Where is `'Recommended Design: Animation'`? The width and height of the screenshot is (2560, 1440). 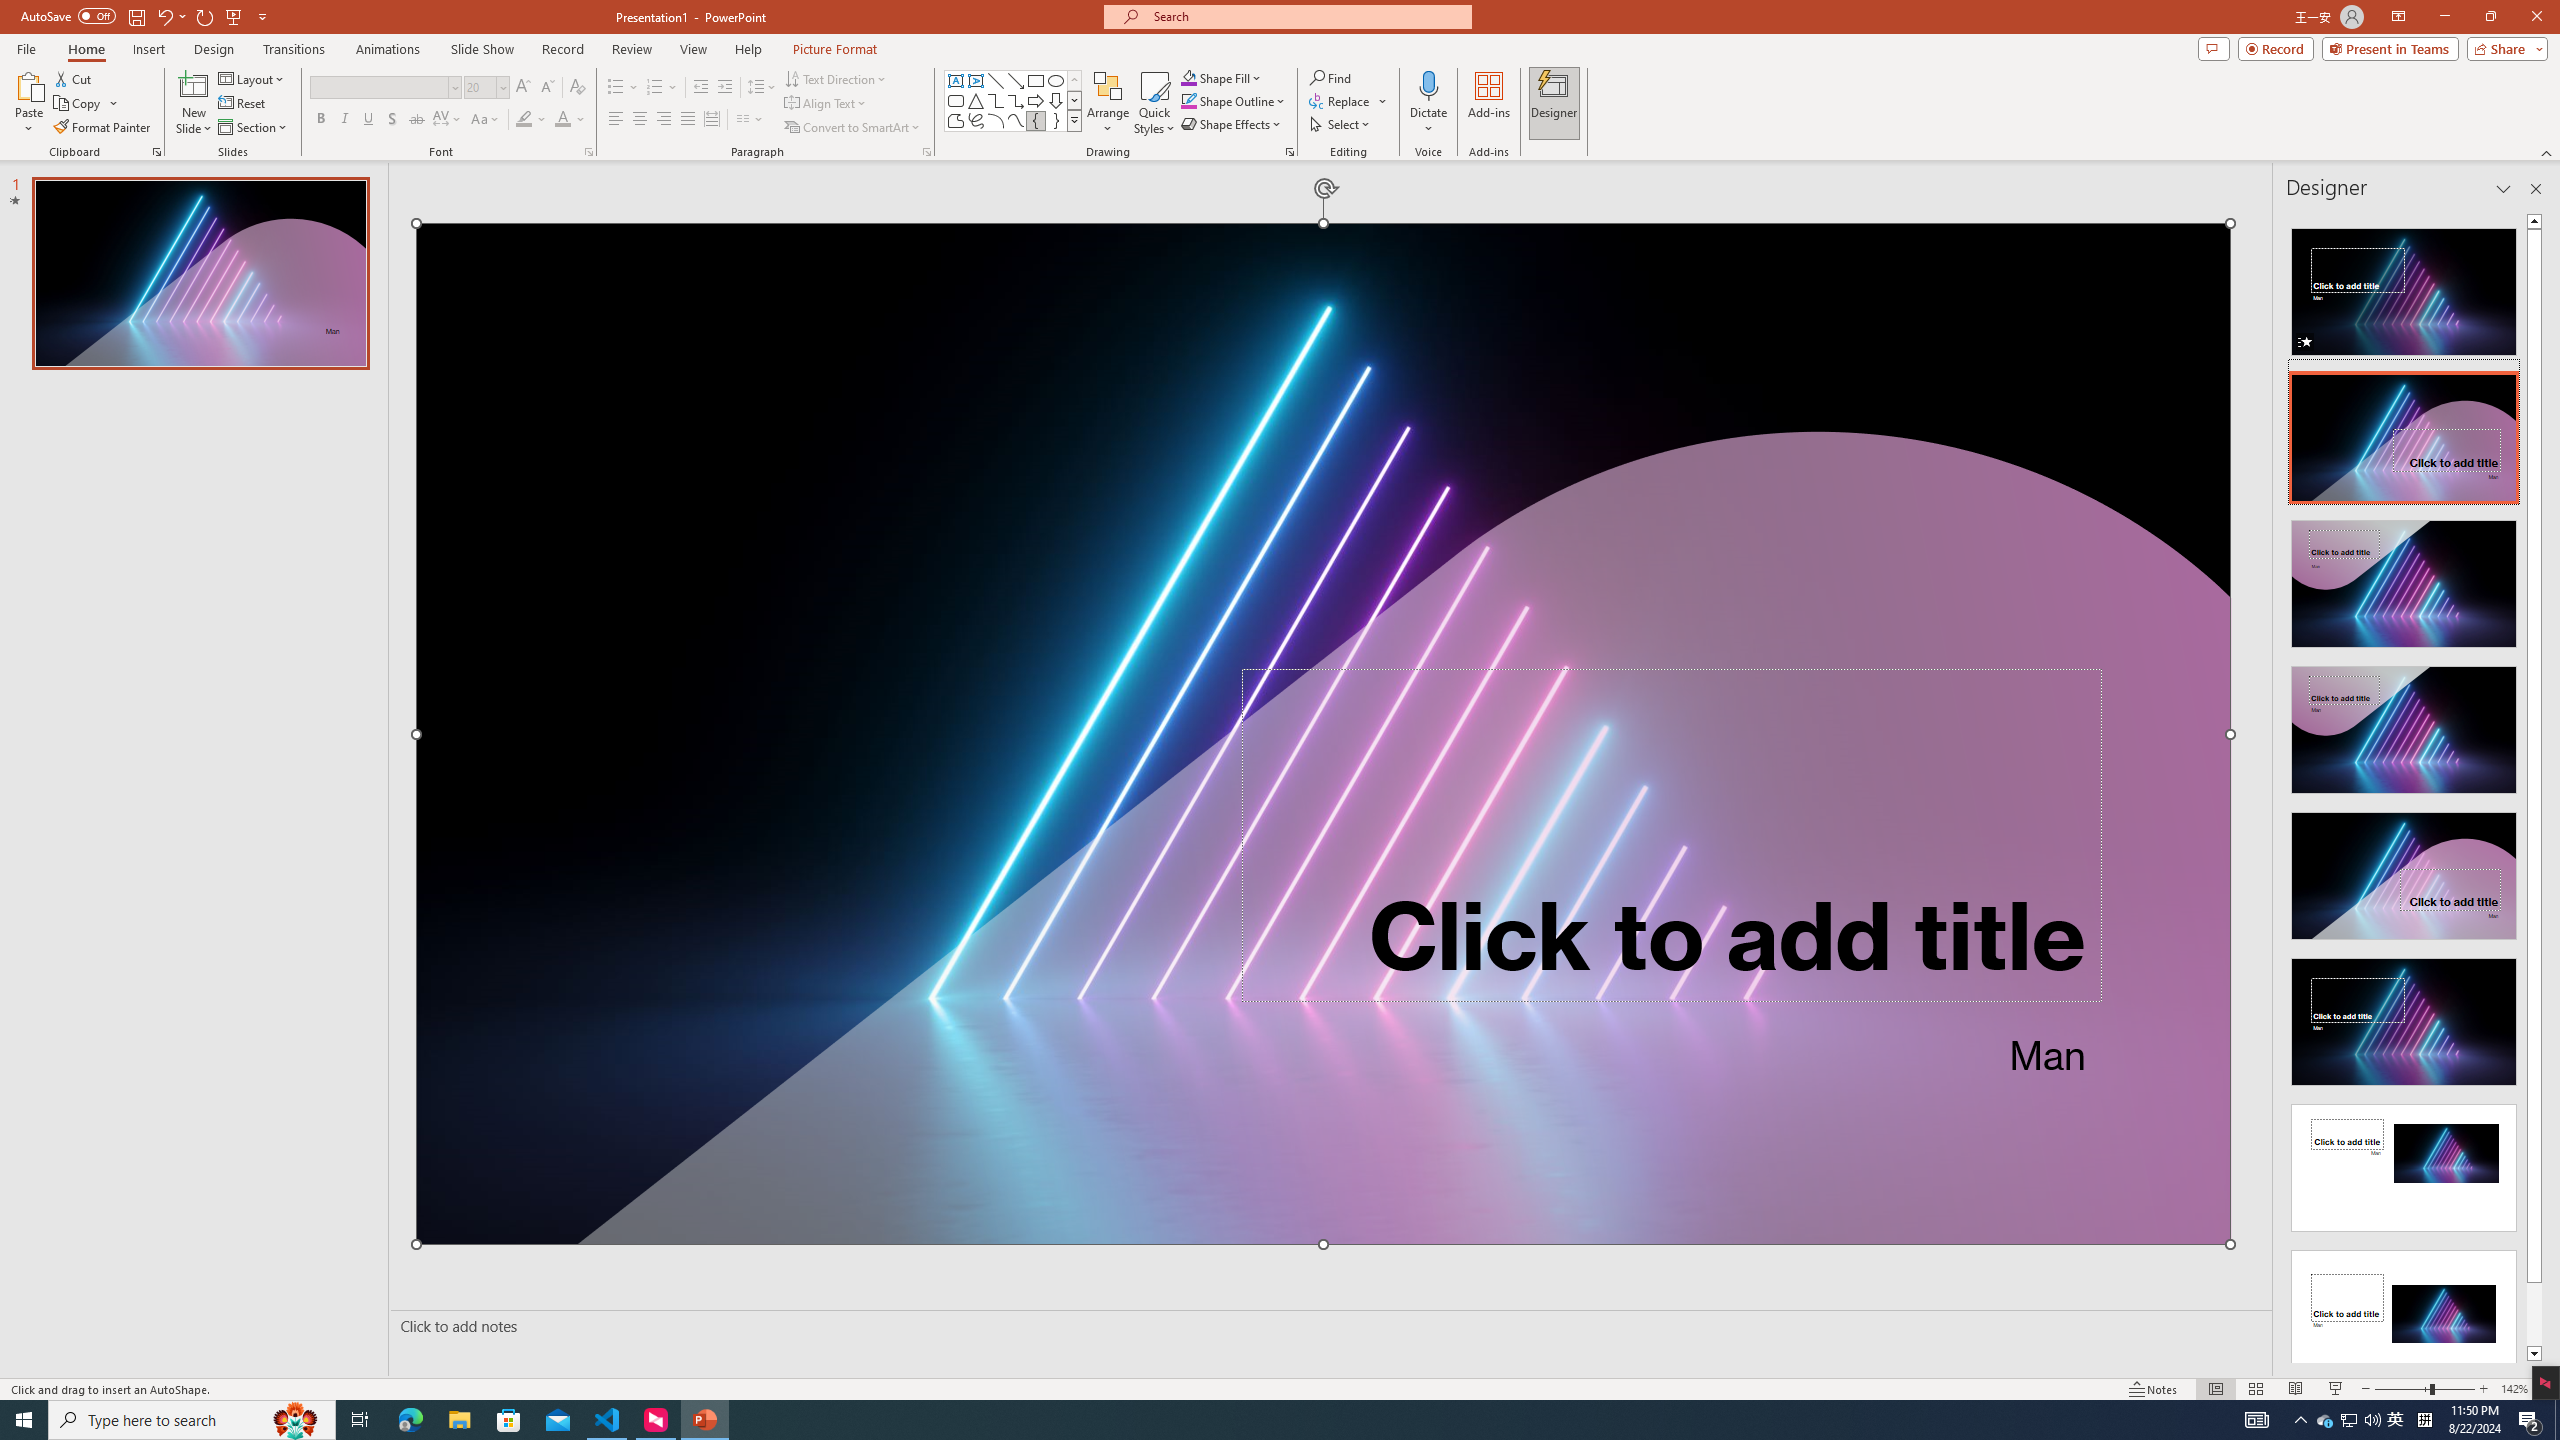
'Recommended Design: Animation' is located at coordinates (2402, 284).